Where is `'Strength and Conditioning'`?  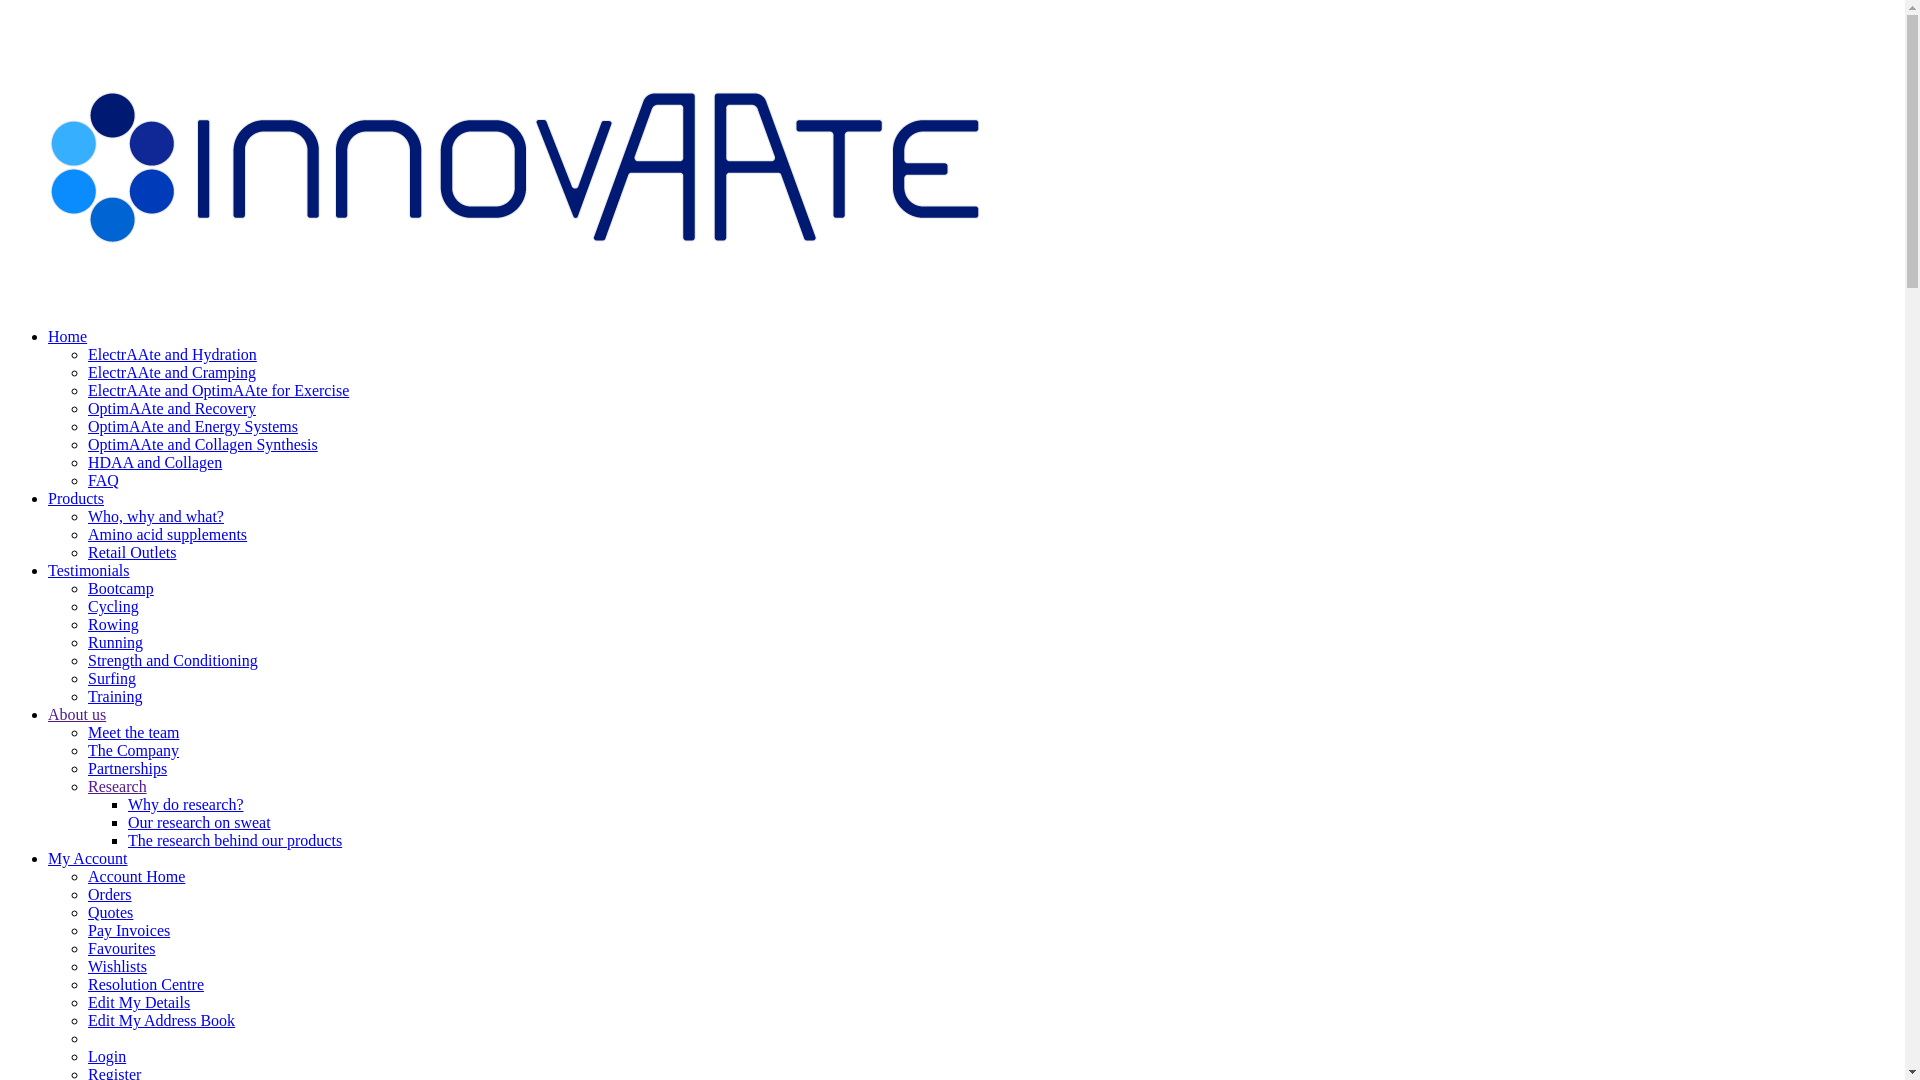
'Strength and Conditioning' is located at coordinates (172, 660).